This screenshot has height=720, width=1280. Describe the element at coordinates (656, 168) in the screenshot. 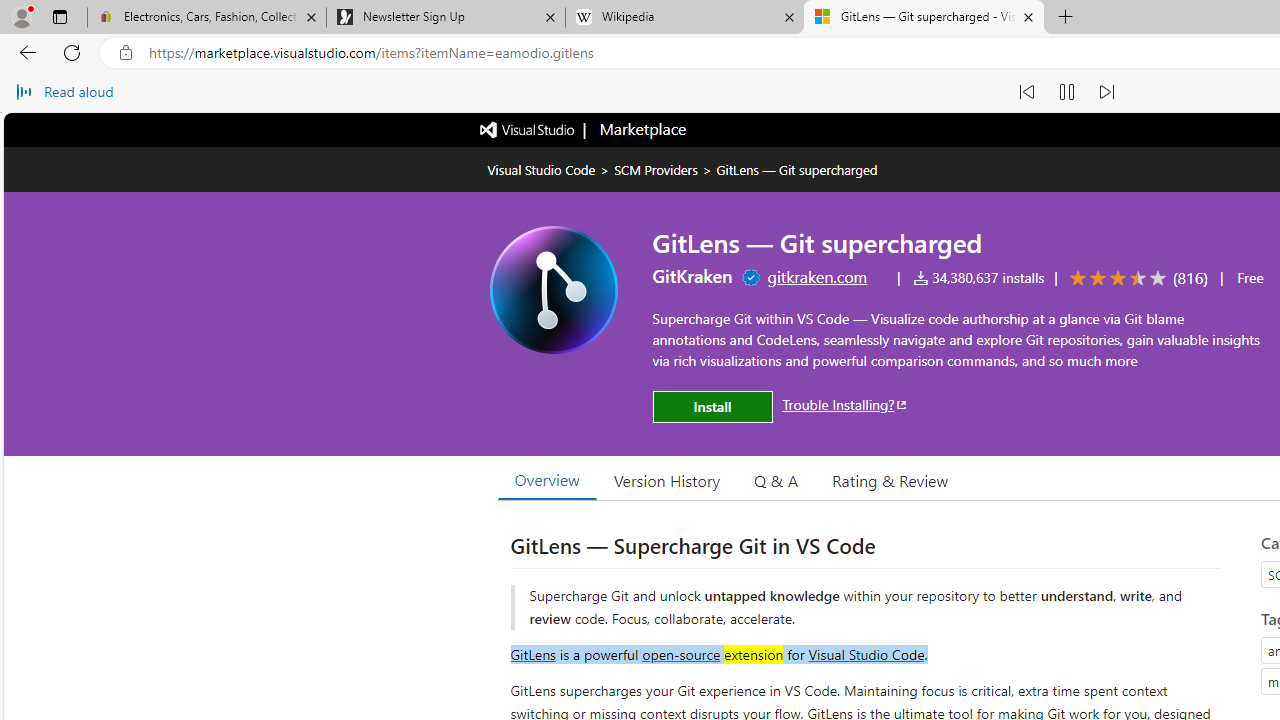

I see `'SCM Providers'` at that location.